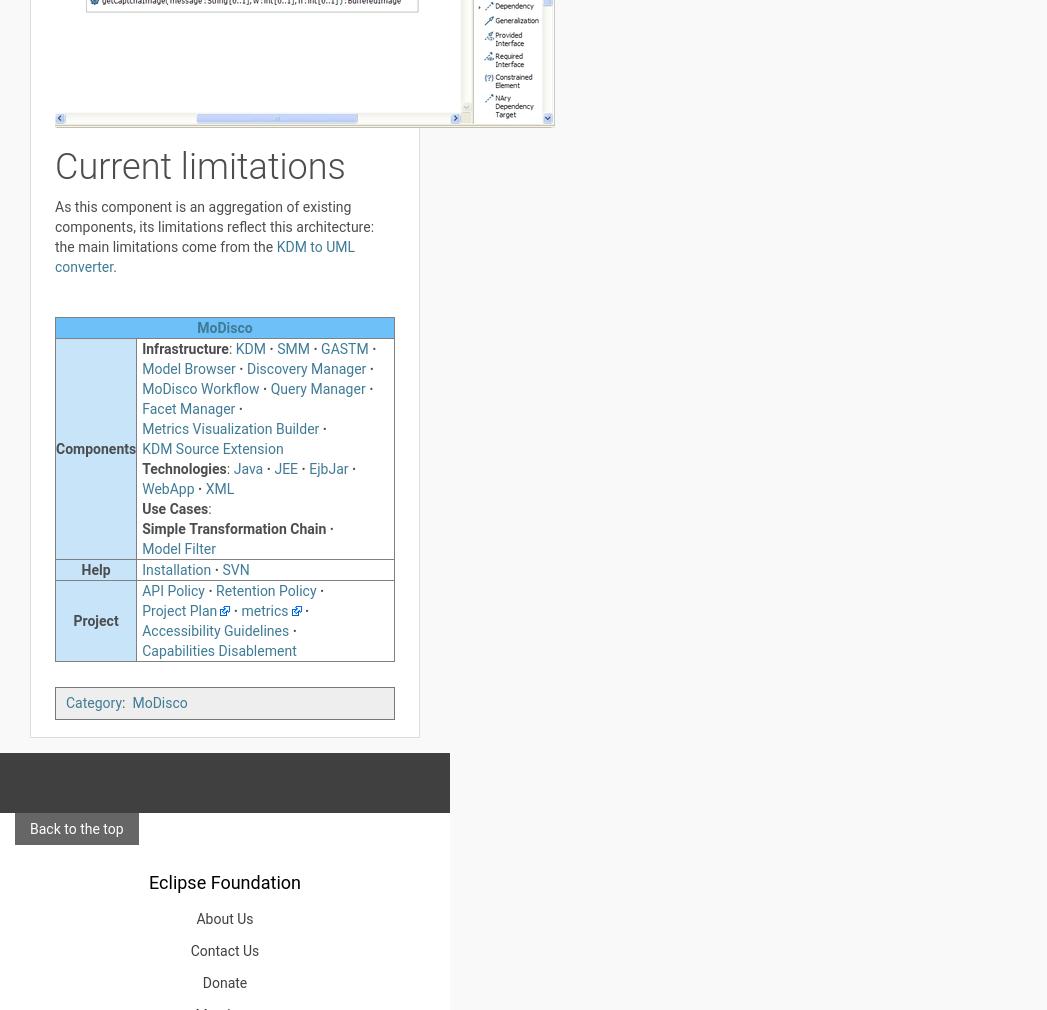 This screenshot has height=1010, width=1047. I want to click on 'EjbJar', so click(327, 469).